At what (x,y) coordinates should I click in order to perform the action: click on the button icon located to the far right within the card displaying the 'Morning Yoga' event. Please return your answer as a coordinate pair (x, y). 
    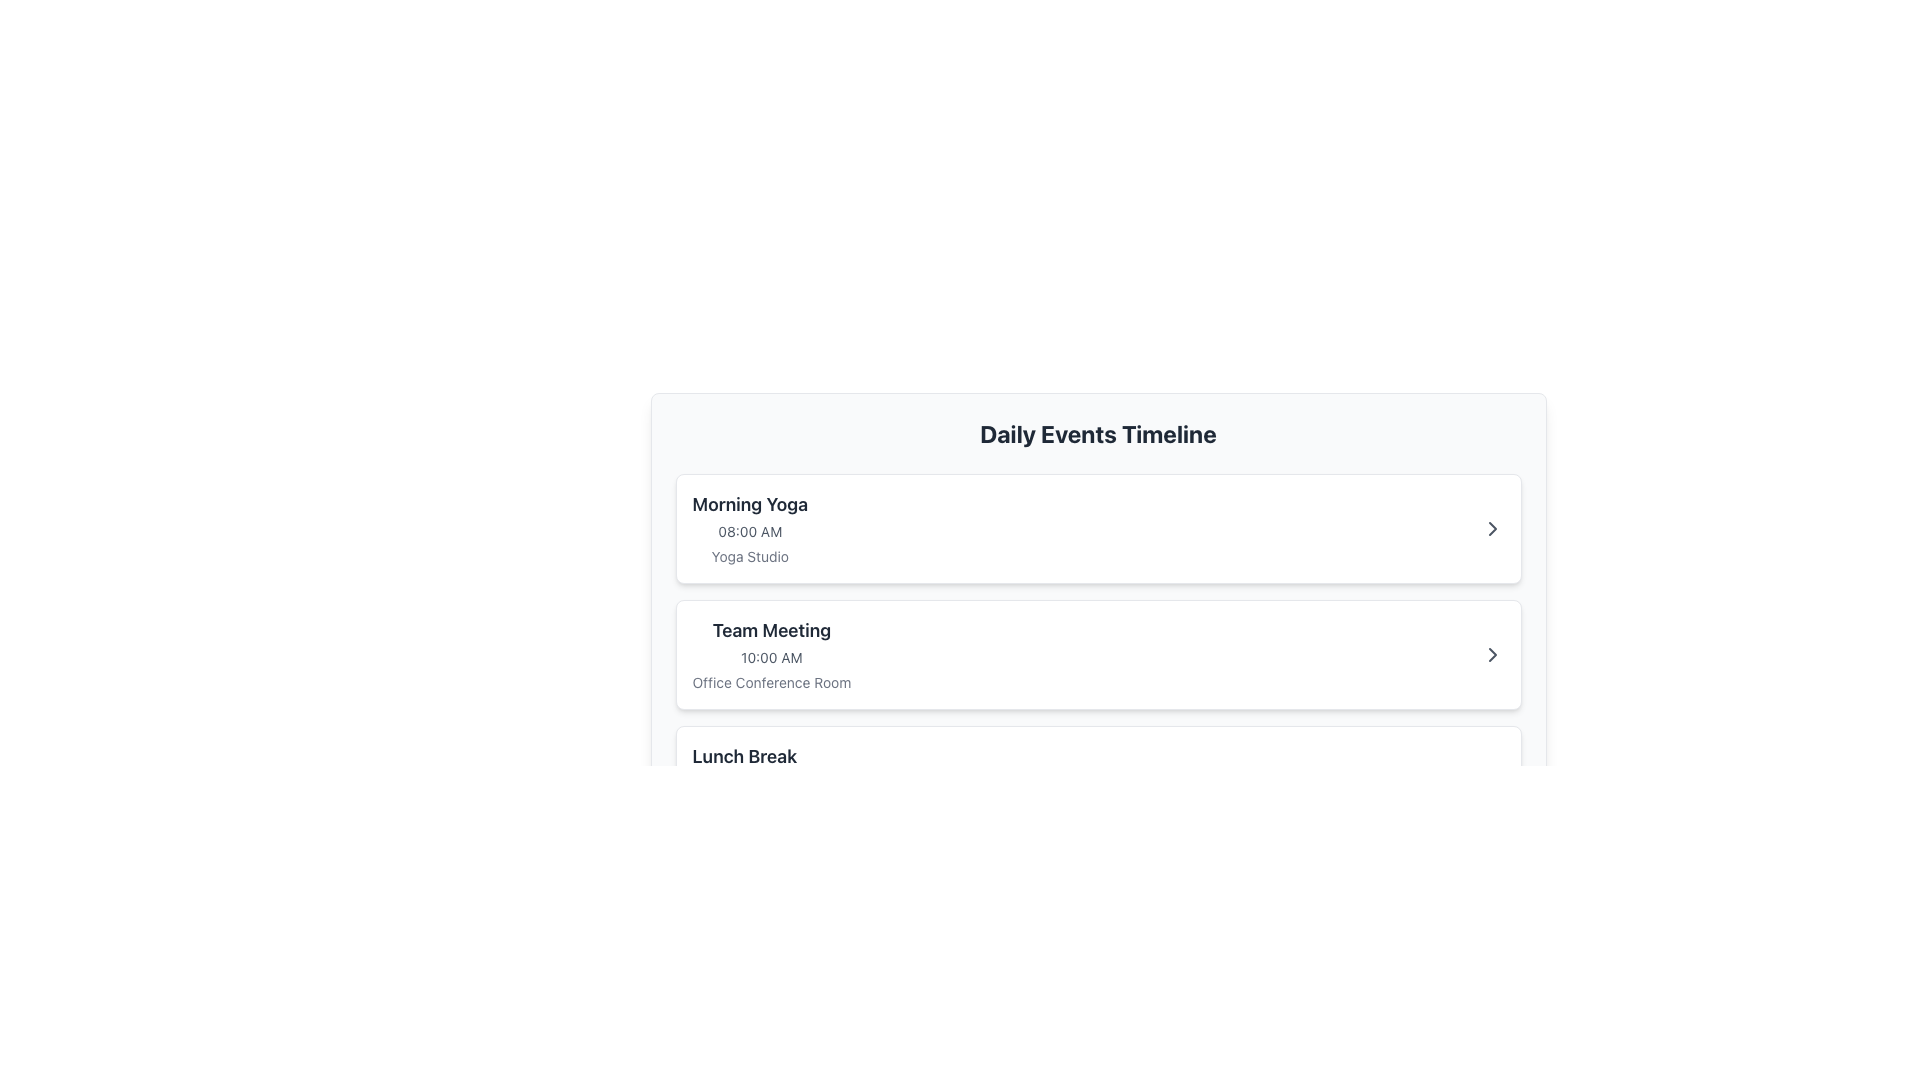
    Looking at the image, I should click on (1492, 527).